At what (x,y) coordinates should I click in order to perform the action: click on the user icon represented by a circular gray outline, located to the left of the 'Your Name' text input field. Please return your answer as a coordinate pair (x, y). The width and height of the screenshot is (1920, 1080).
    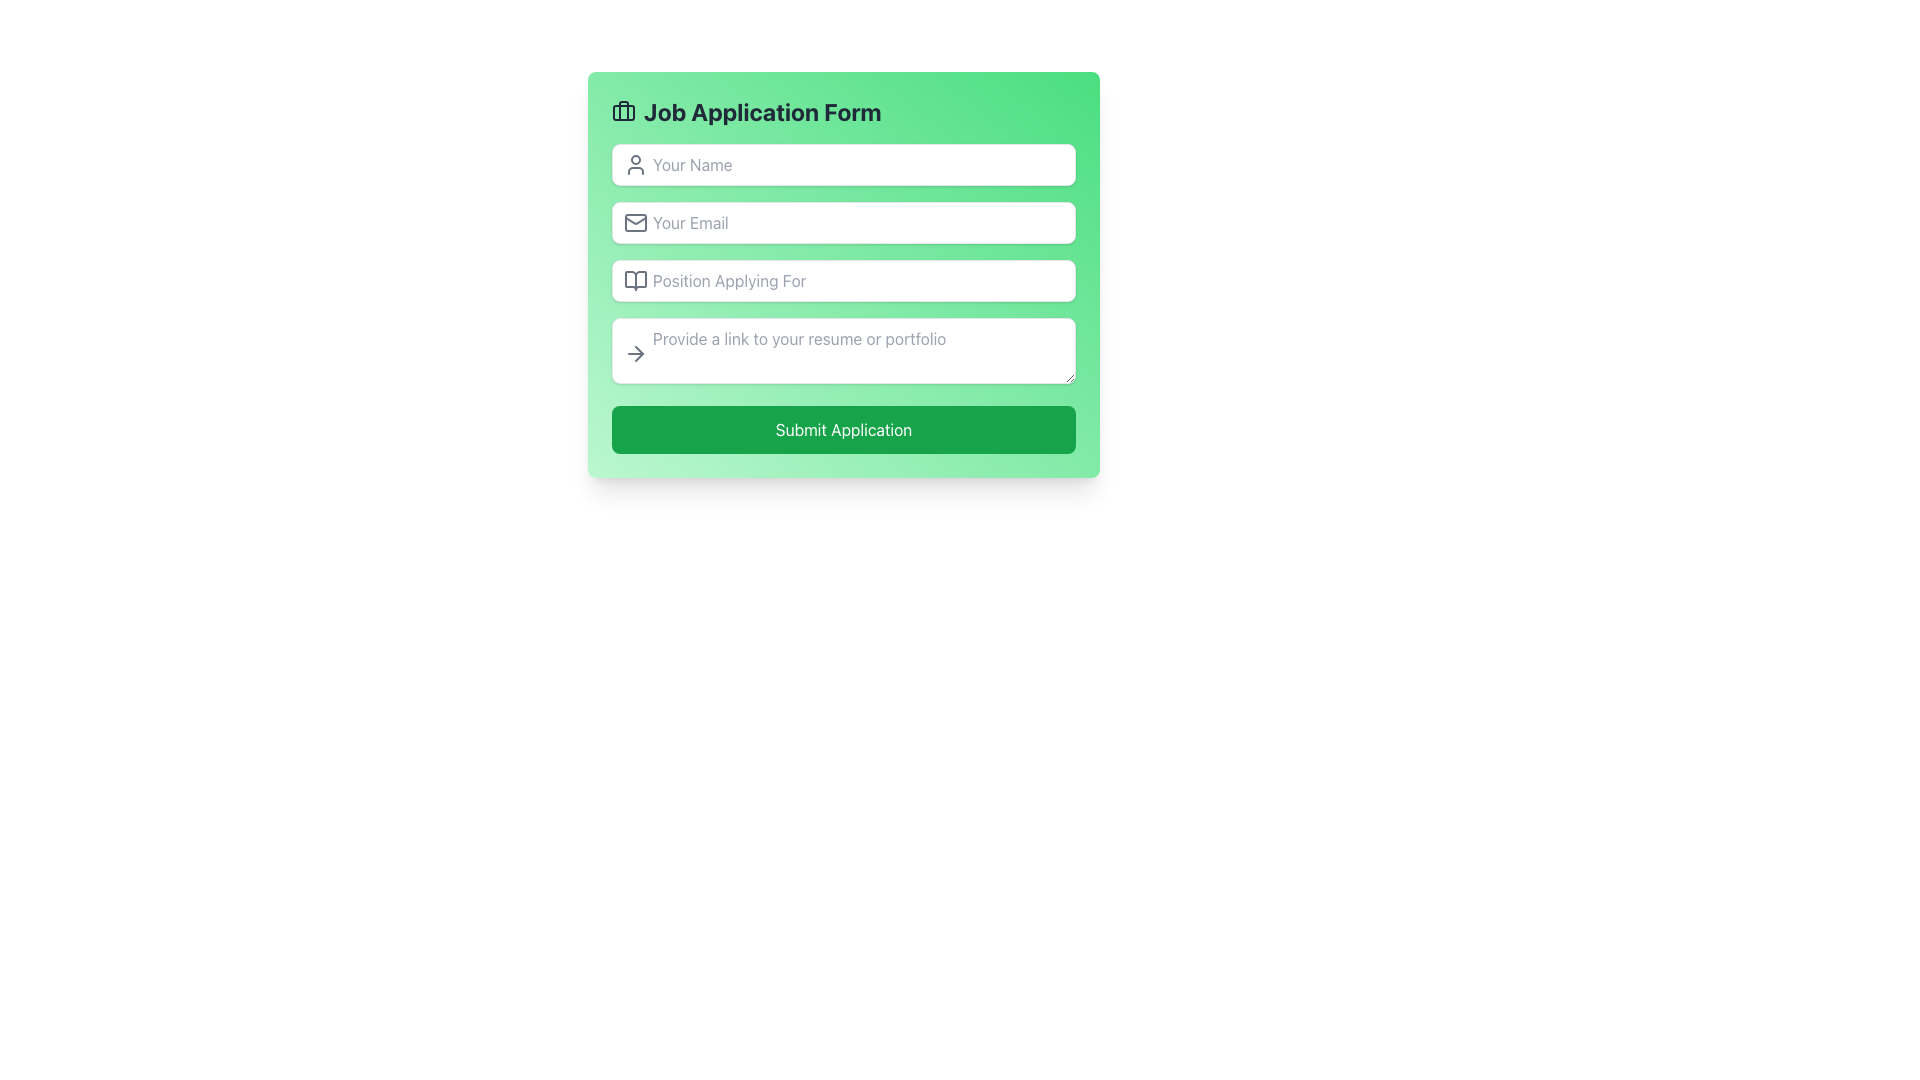
    Looking at the image, I should click on (634, 164).